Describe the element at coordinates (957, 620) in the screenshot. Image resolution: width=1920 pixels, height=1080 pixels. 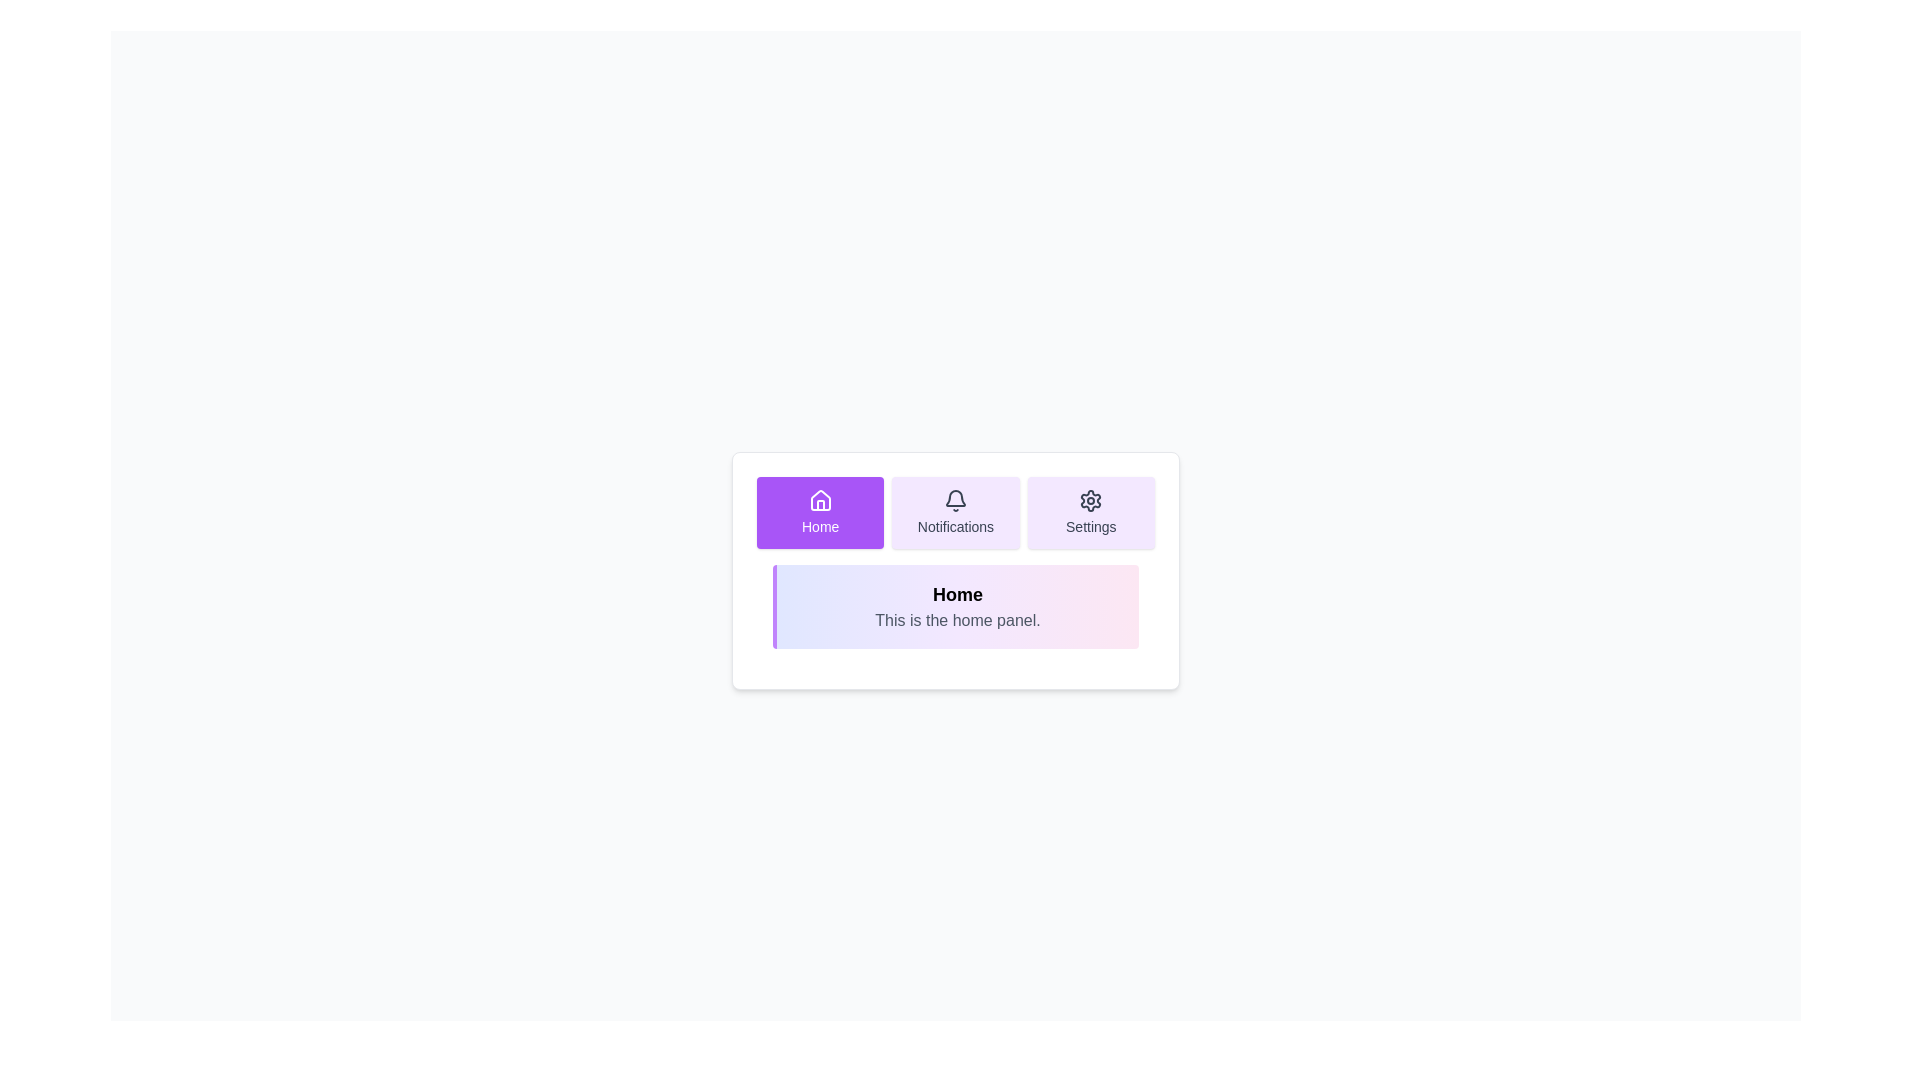
I see `the label that reads 'This is the home panel.' which is styled with a gray color and is positioned below the 'Home' title text` at that location.